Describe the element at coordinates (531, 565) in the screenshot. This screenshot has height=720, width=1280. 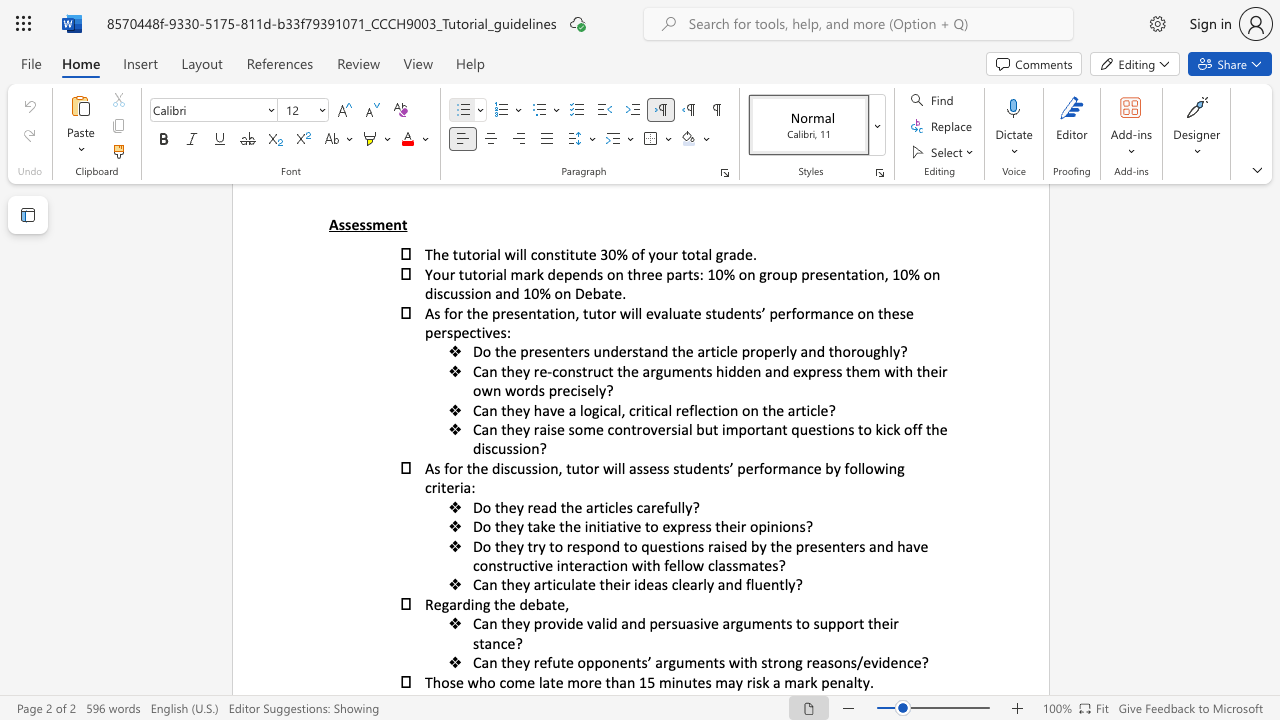
I see `the 9th character "t" in the text` at that location.